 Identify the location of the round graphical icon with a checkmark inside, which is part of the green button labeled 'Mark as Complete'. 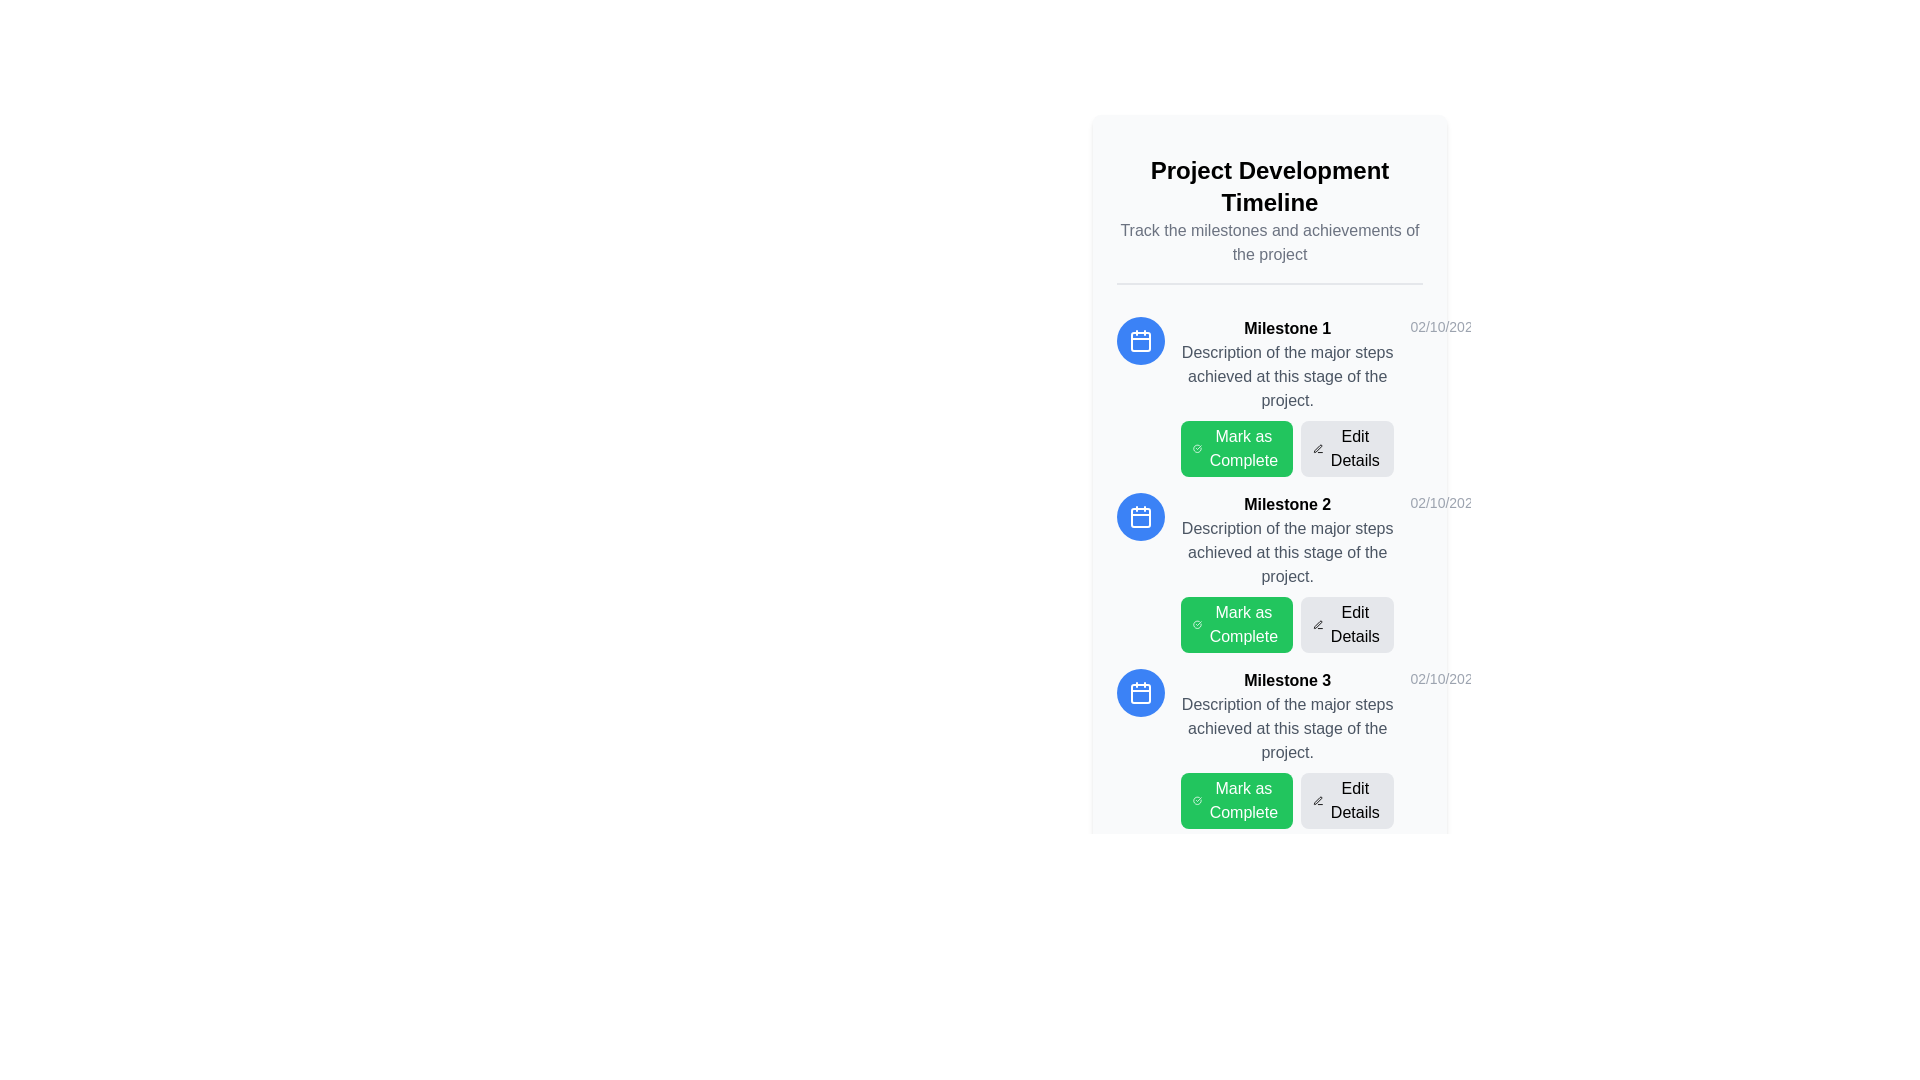
(1197, 447).